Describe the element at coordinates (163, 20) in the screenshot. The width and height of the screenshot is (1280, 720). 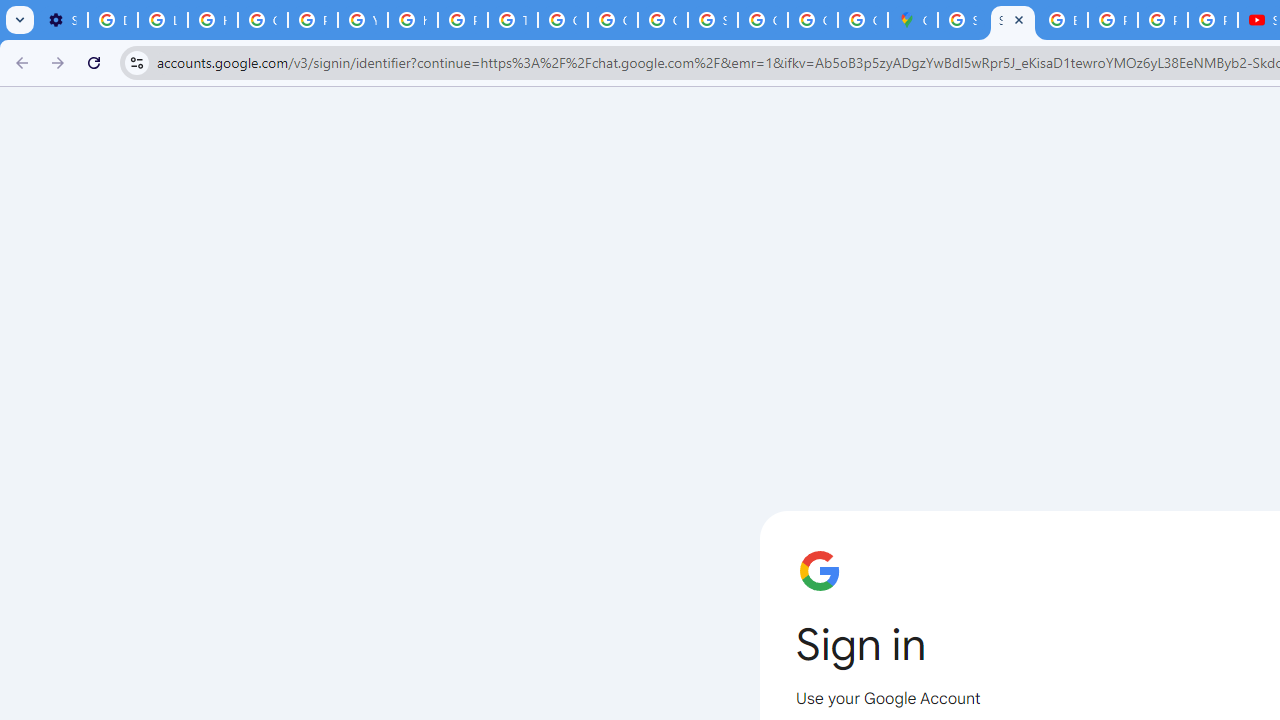
I see `'Learn how to find your photos - Google Photos Help'` at that location.